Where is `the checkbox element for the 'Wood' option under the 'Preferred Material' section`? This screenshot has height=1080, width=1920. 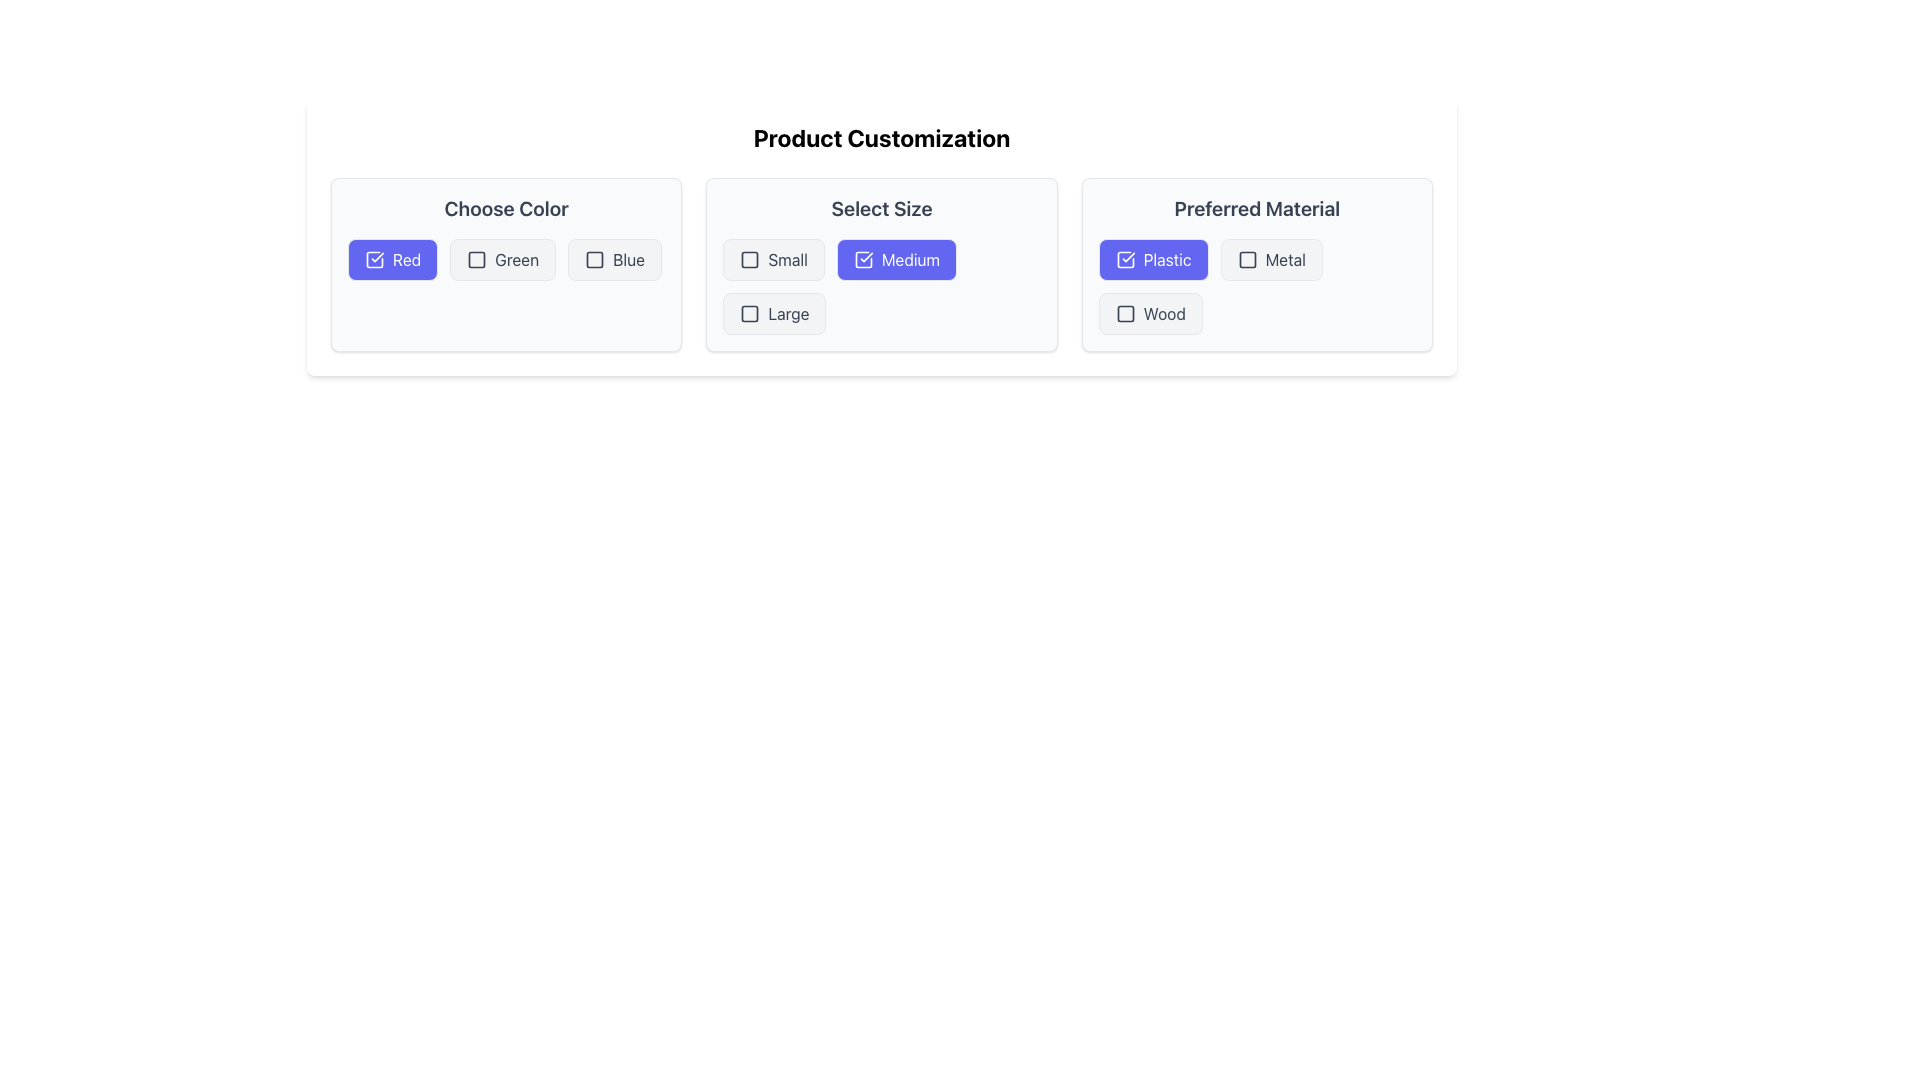 the checkbox element for the 'Wood' option under the 'Preferred Material' section is located at coordinates (1125, 313).